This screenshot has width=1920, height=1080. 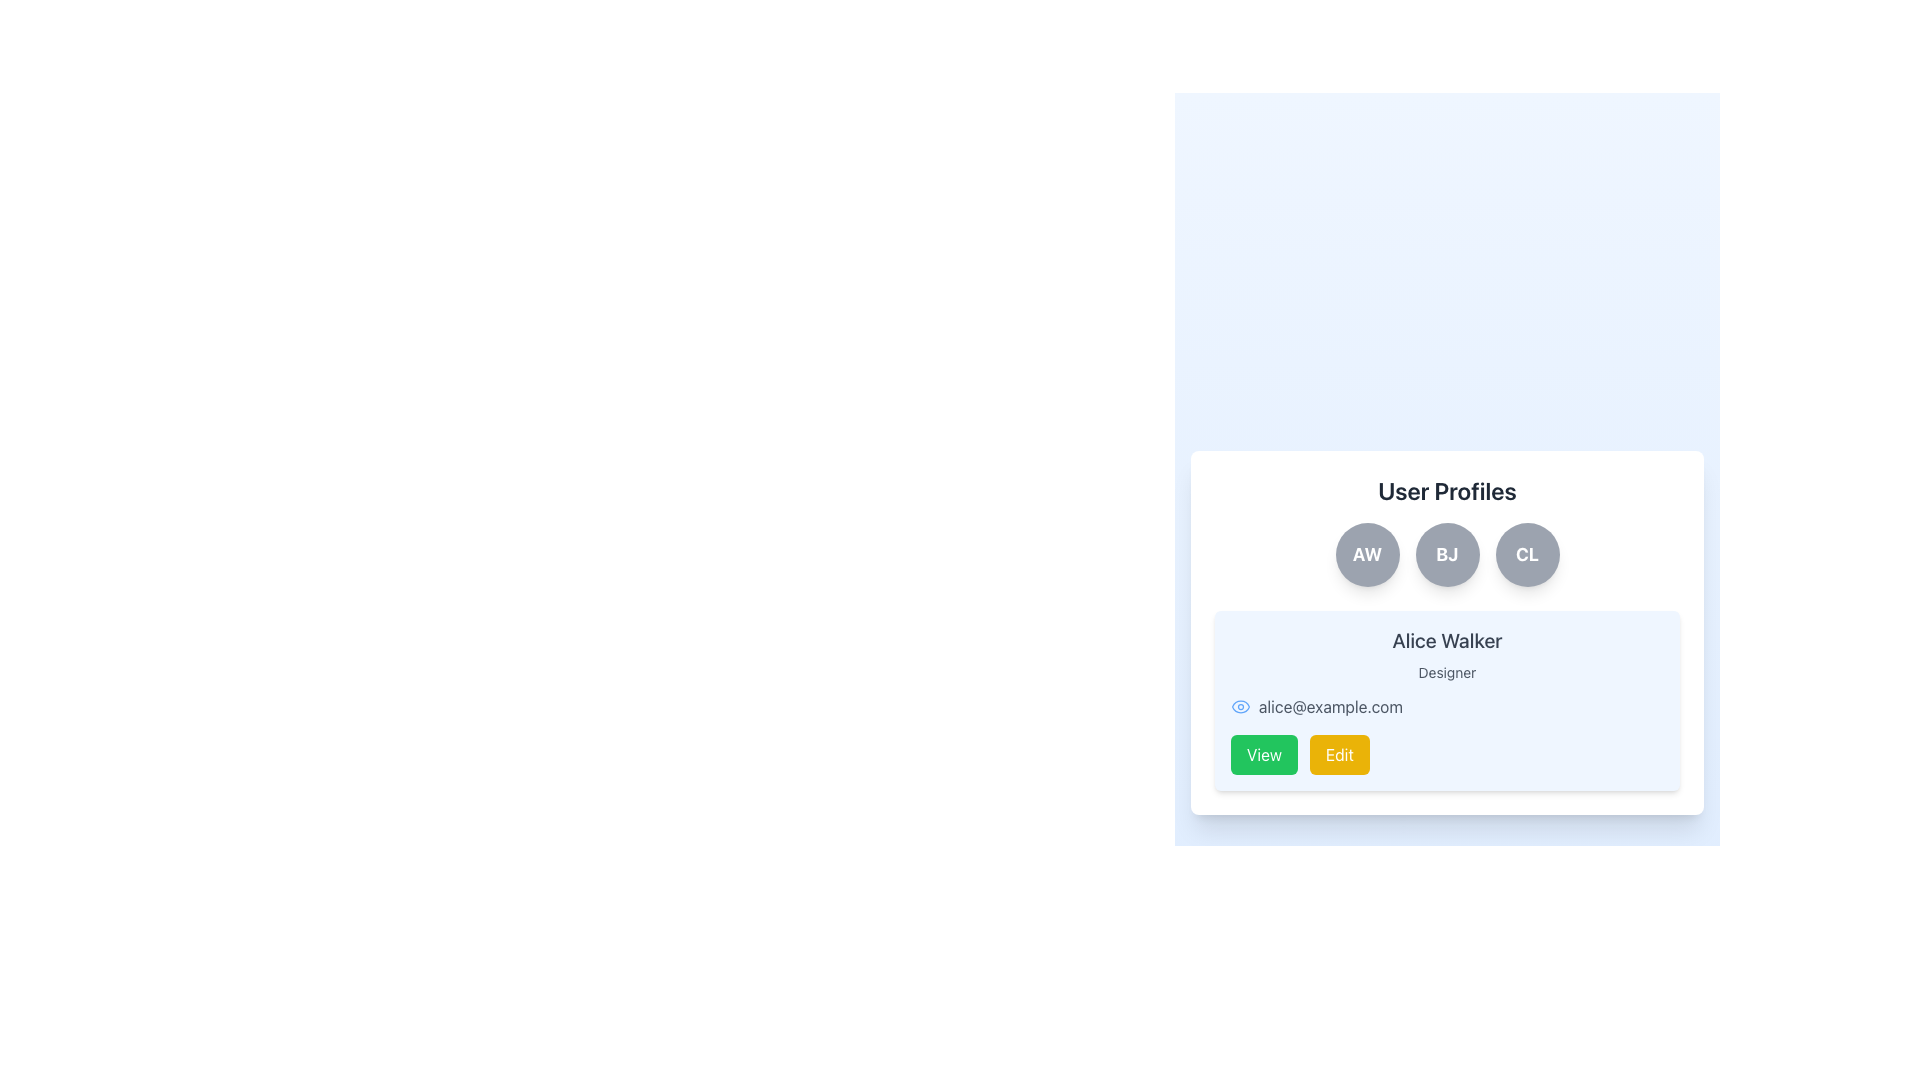 What do you see at coordinates (1366, 555) in the screenshot?
I see `the rounded gray button labeled 'AW'` at bounding box center [1366, 555].